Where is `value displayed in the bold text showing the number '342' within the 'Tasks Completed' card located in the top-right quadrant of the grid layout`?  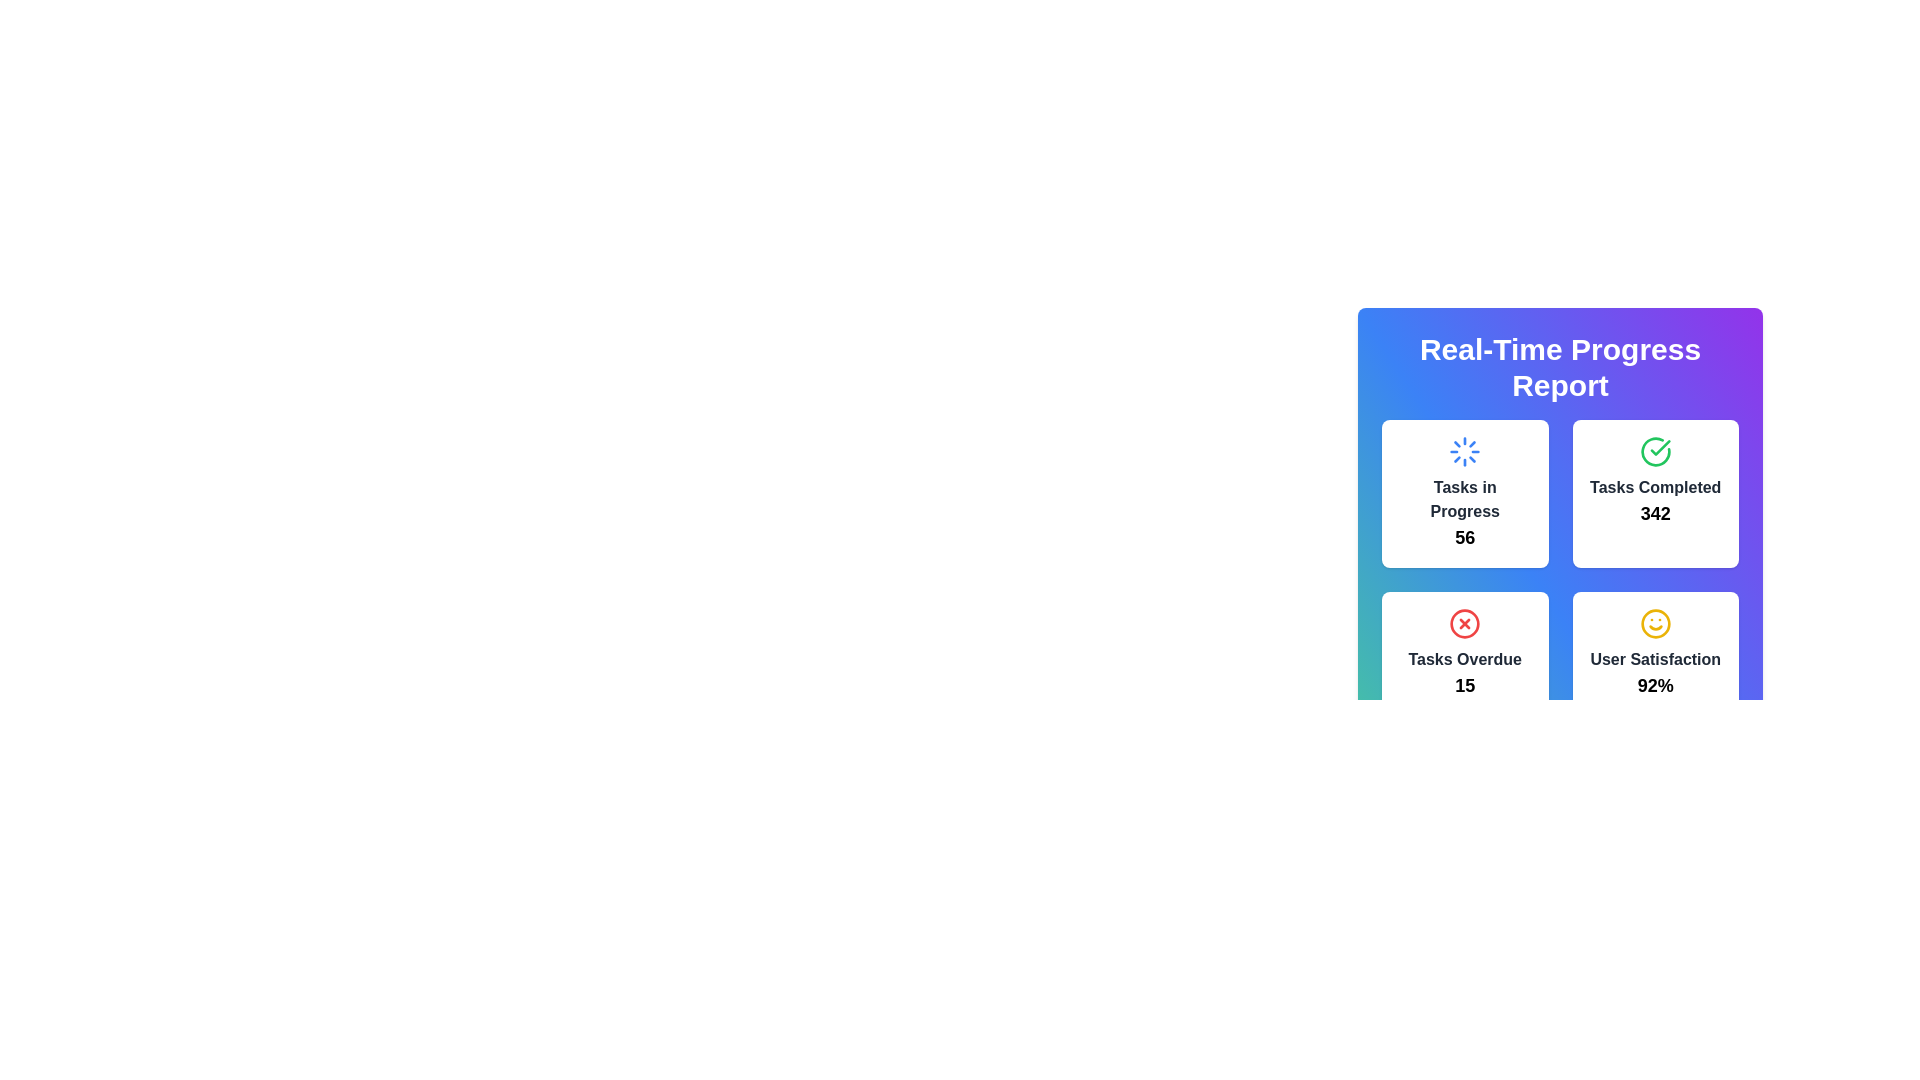 value displayed in the bold text showing the number '342' within the 'Tasks Completed' card located in the top-right quadrant of the grid layout is located at coordinates (1655, 512).